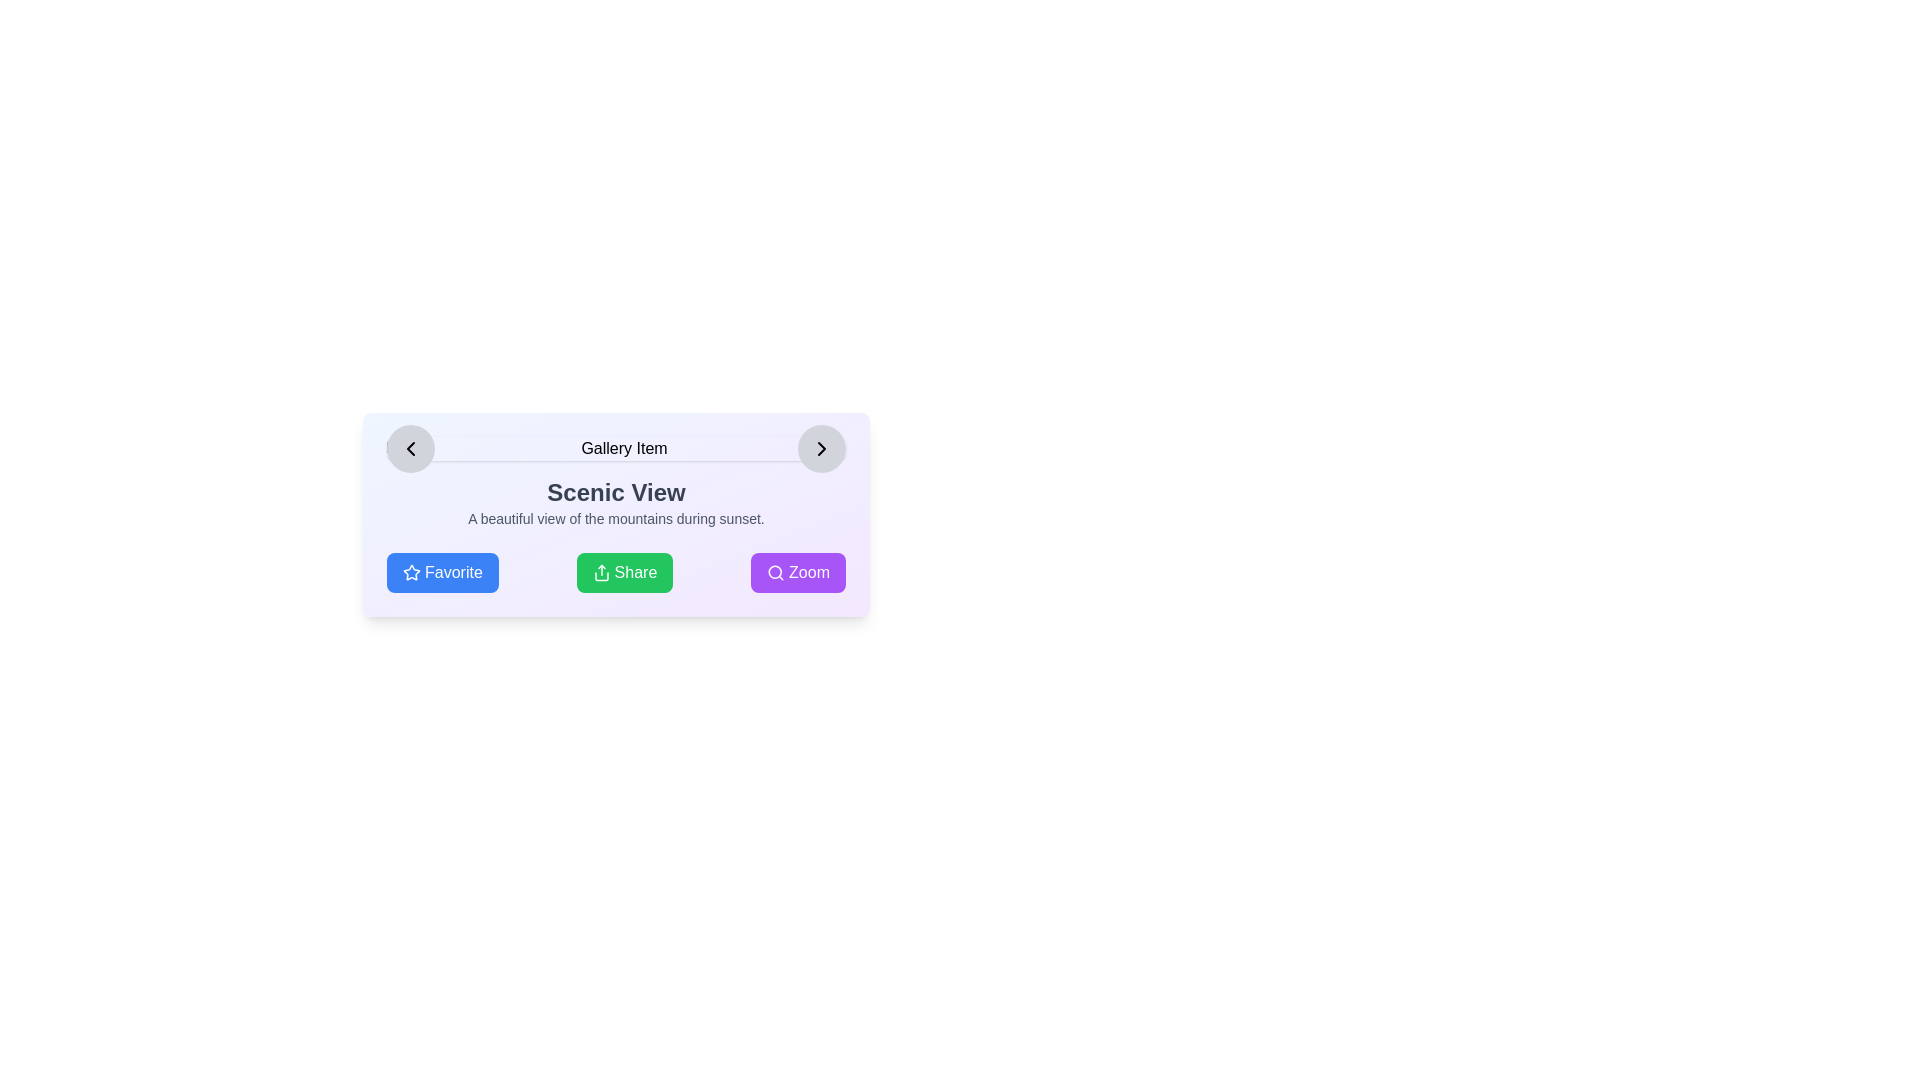  Describe the element at coordinates (775, 573) in the screenshot. I see `the small magnifying glass icon, which is the leftmost component of the purple 'Zoom' button` at that location.